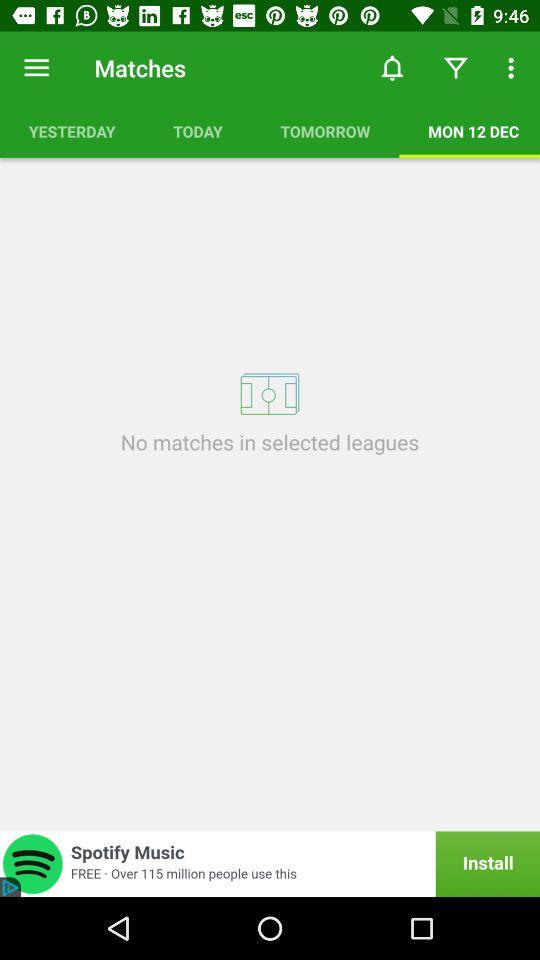  What do you see at coordinates (270, 863) in the screenshot?
I see `icon below no matches in icon` at bounding box center [270, 863].